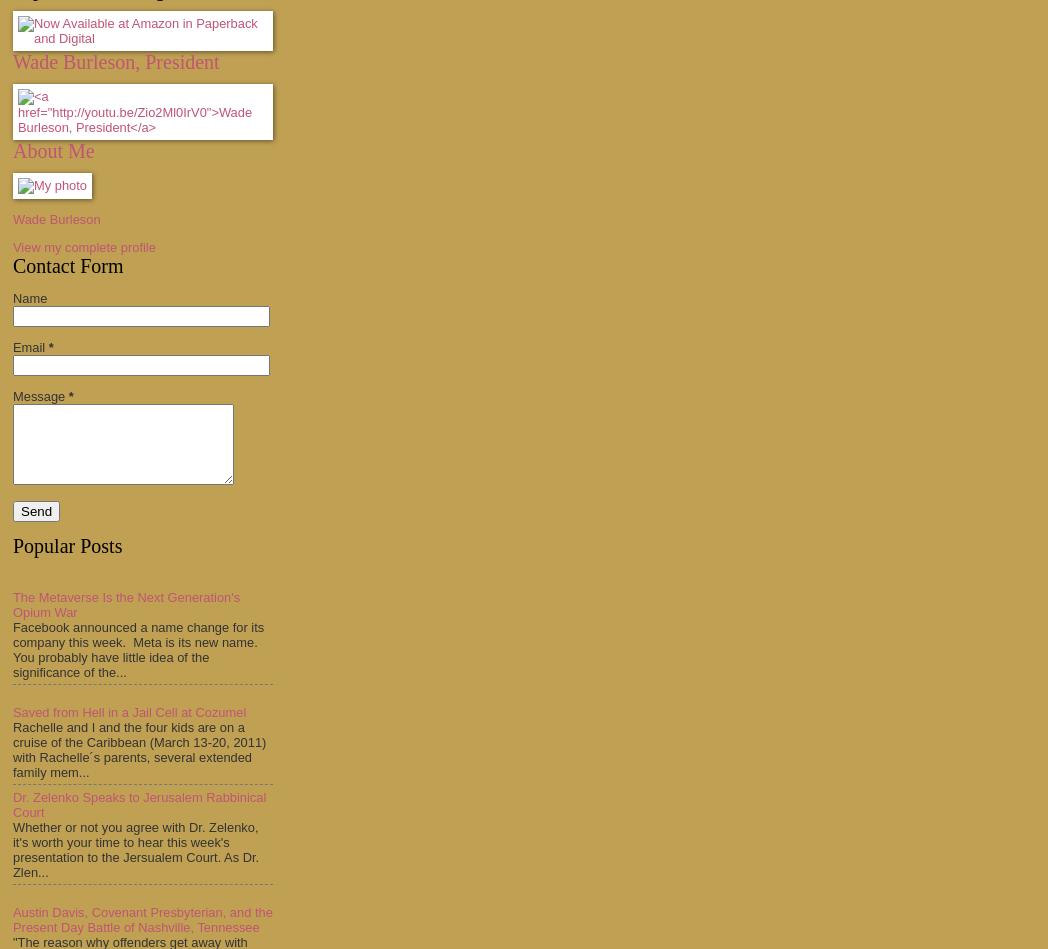 This screenshot has width=1048, height=949. I want to click on 'Facebook announced a name change for its company this week.  Meta is its new name.  You probably have little idea of the significance of the...', so click(138, 649).